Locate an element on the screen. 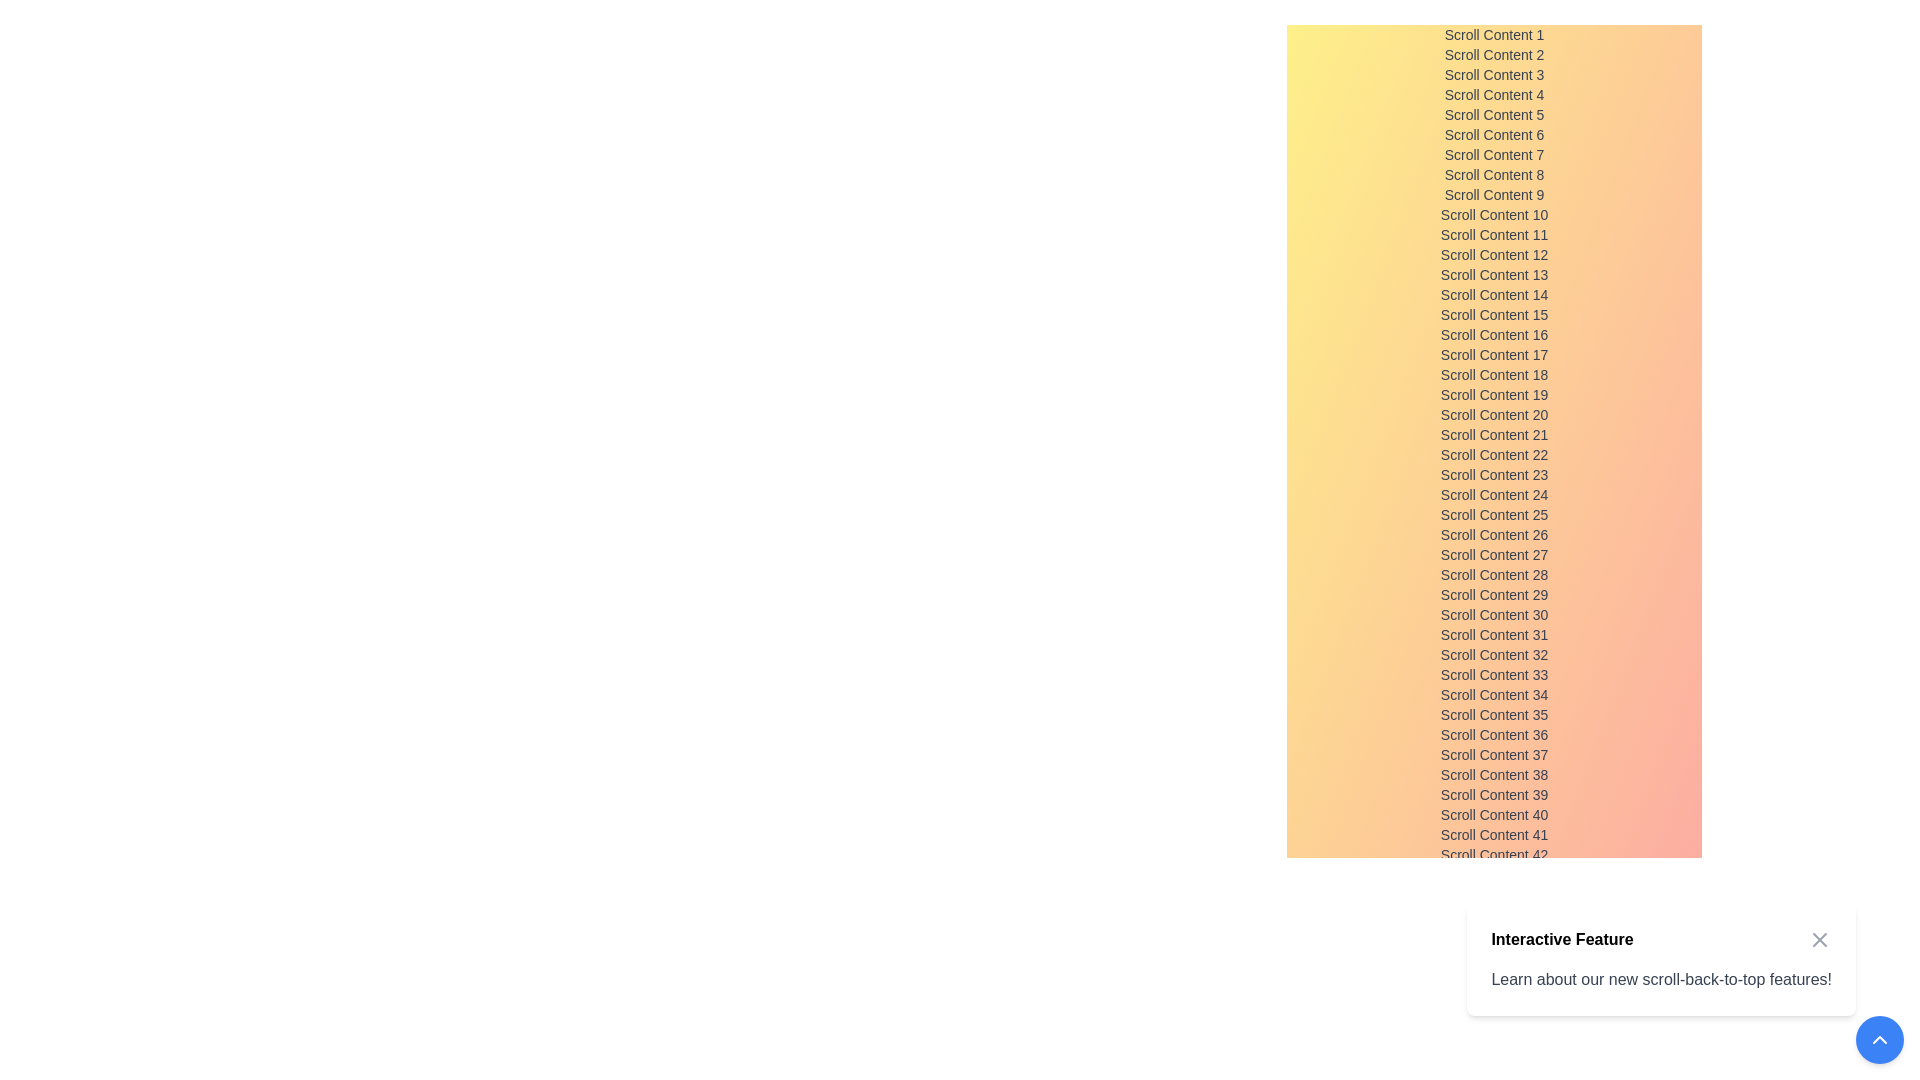  the text label displaying 'Scroll Content 5', which is the fifth item in a scrollable list of text elements with a gradient background is located at coordinates (1494, 115).